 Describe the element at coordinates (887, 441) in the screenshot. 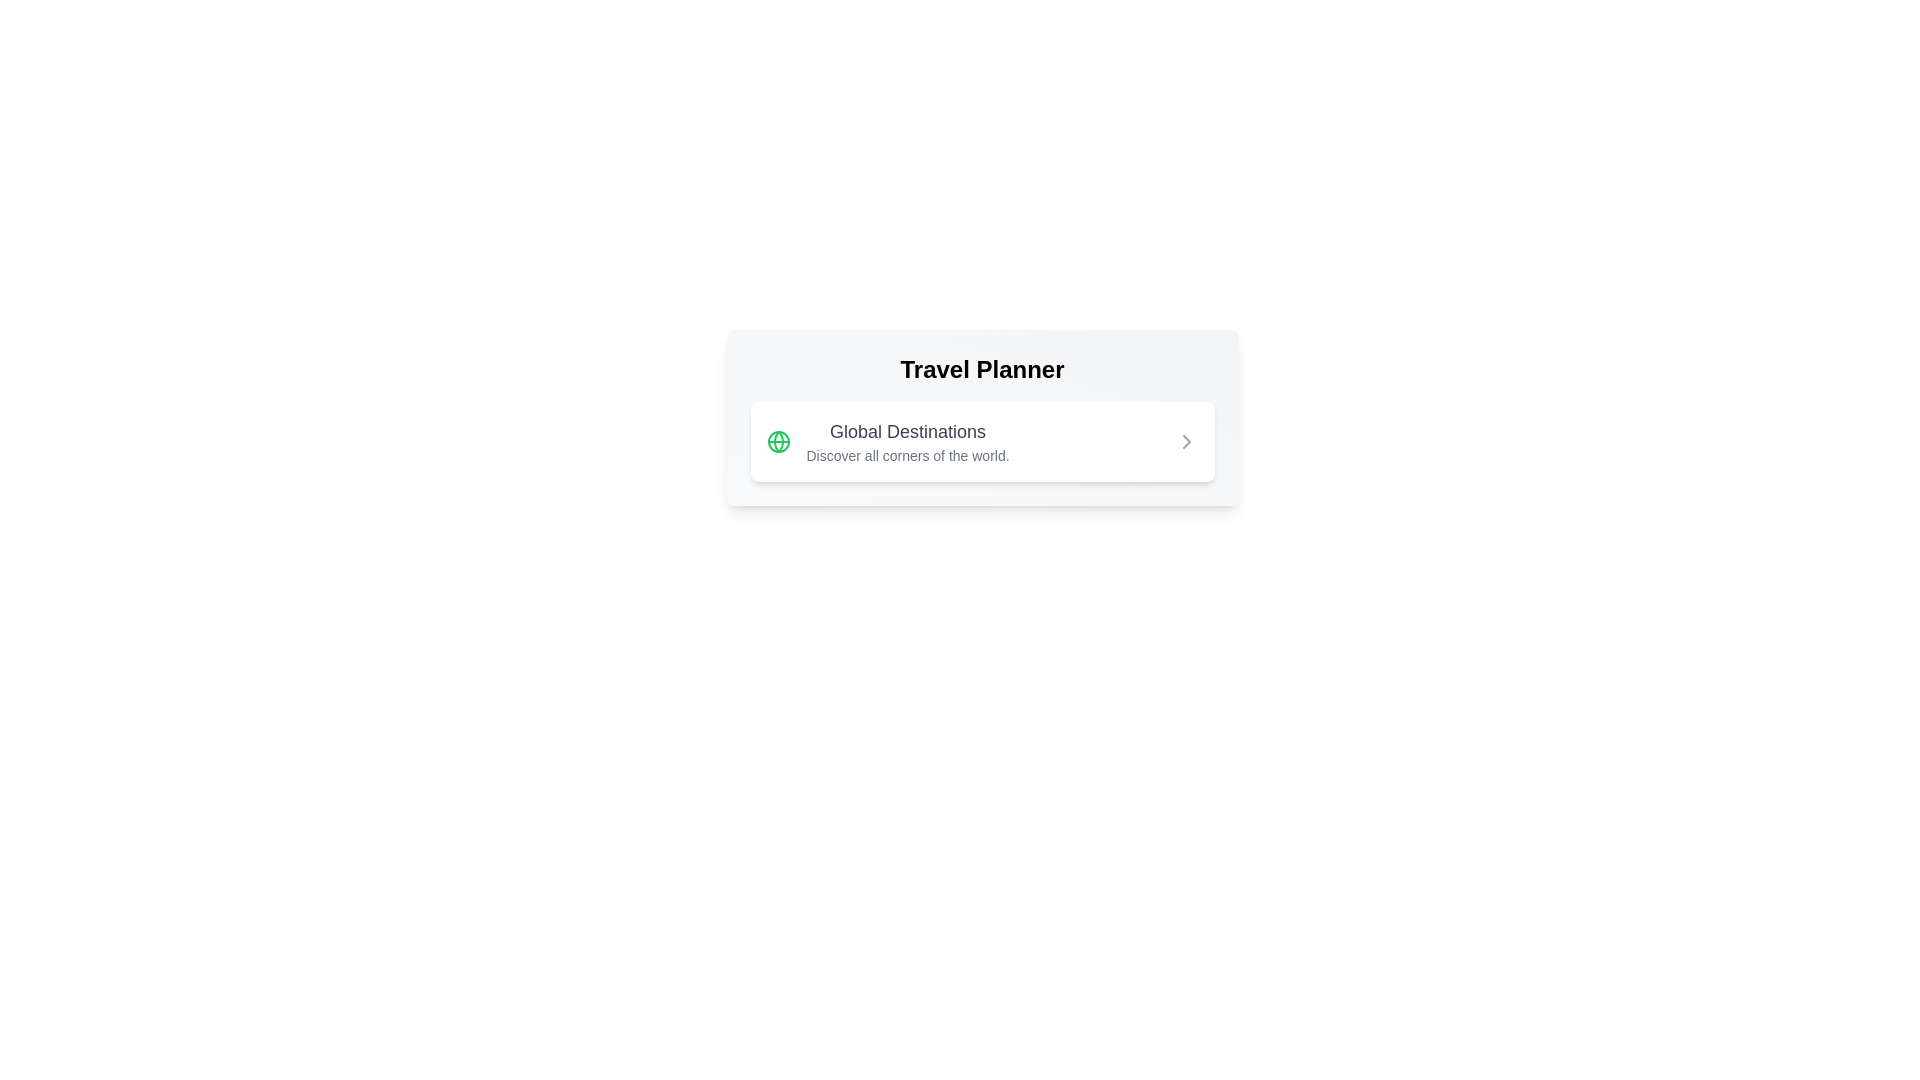

I see `the label with an associated description and icon in the 'Travel Planner' box, located at the top-left part of the box` at that location.